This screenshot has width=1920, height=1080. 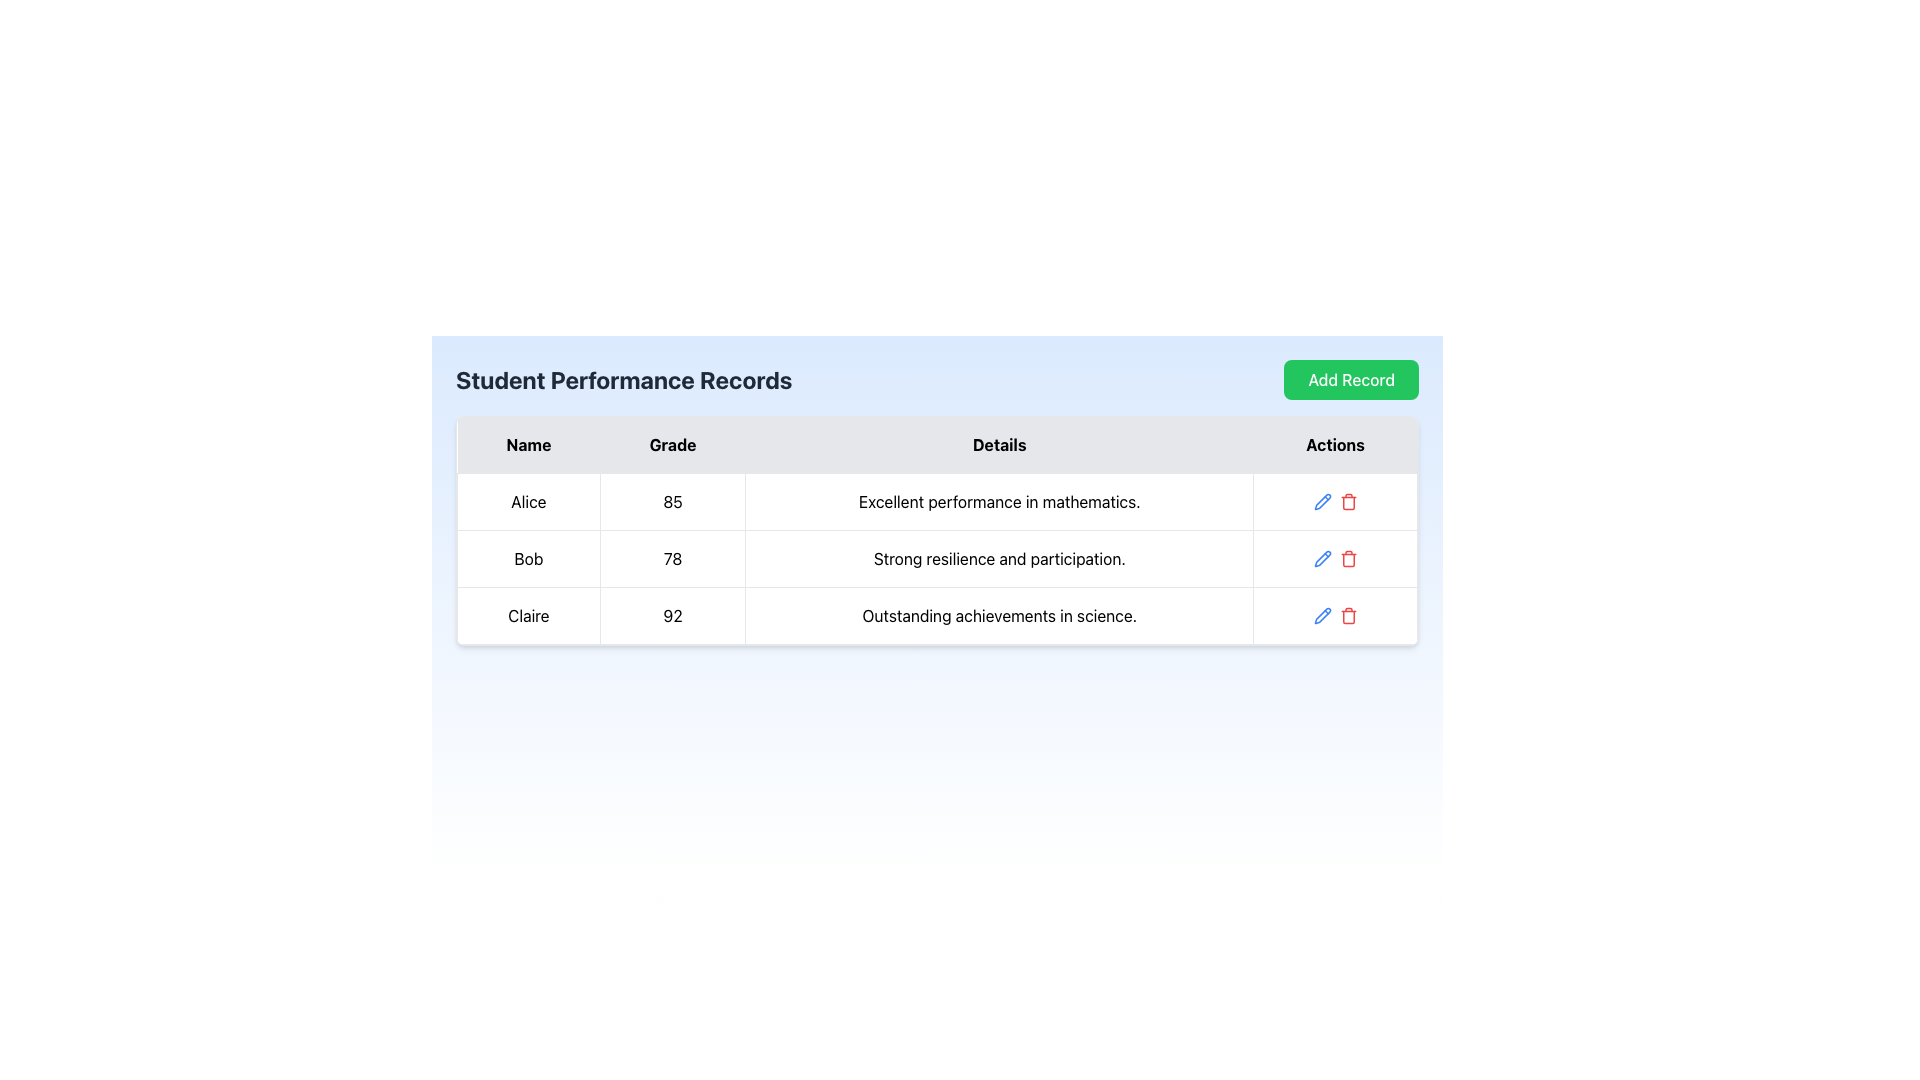 I want to click on the delete button in the second row, last column of the table under the 'Actions' header, so click(x=1348, y=559).